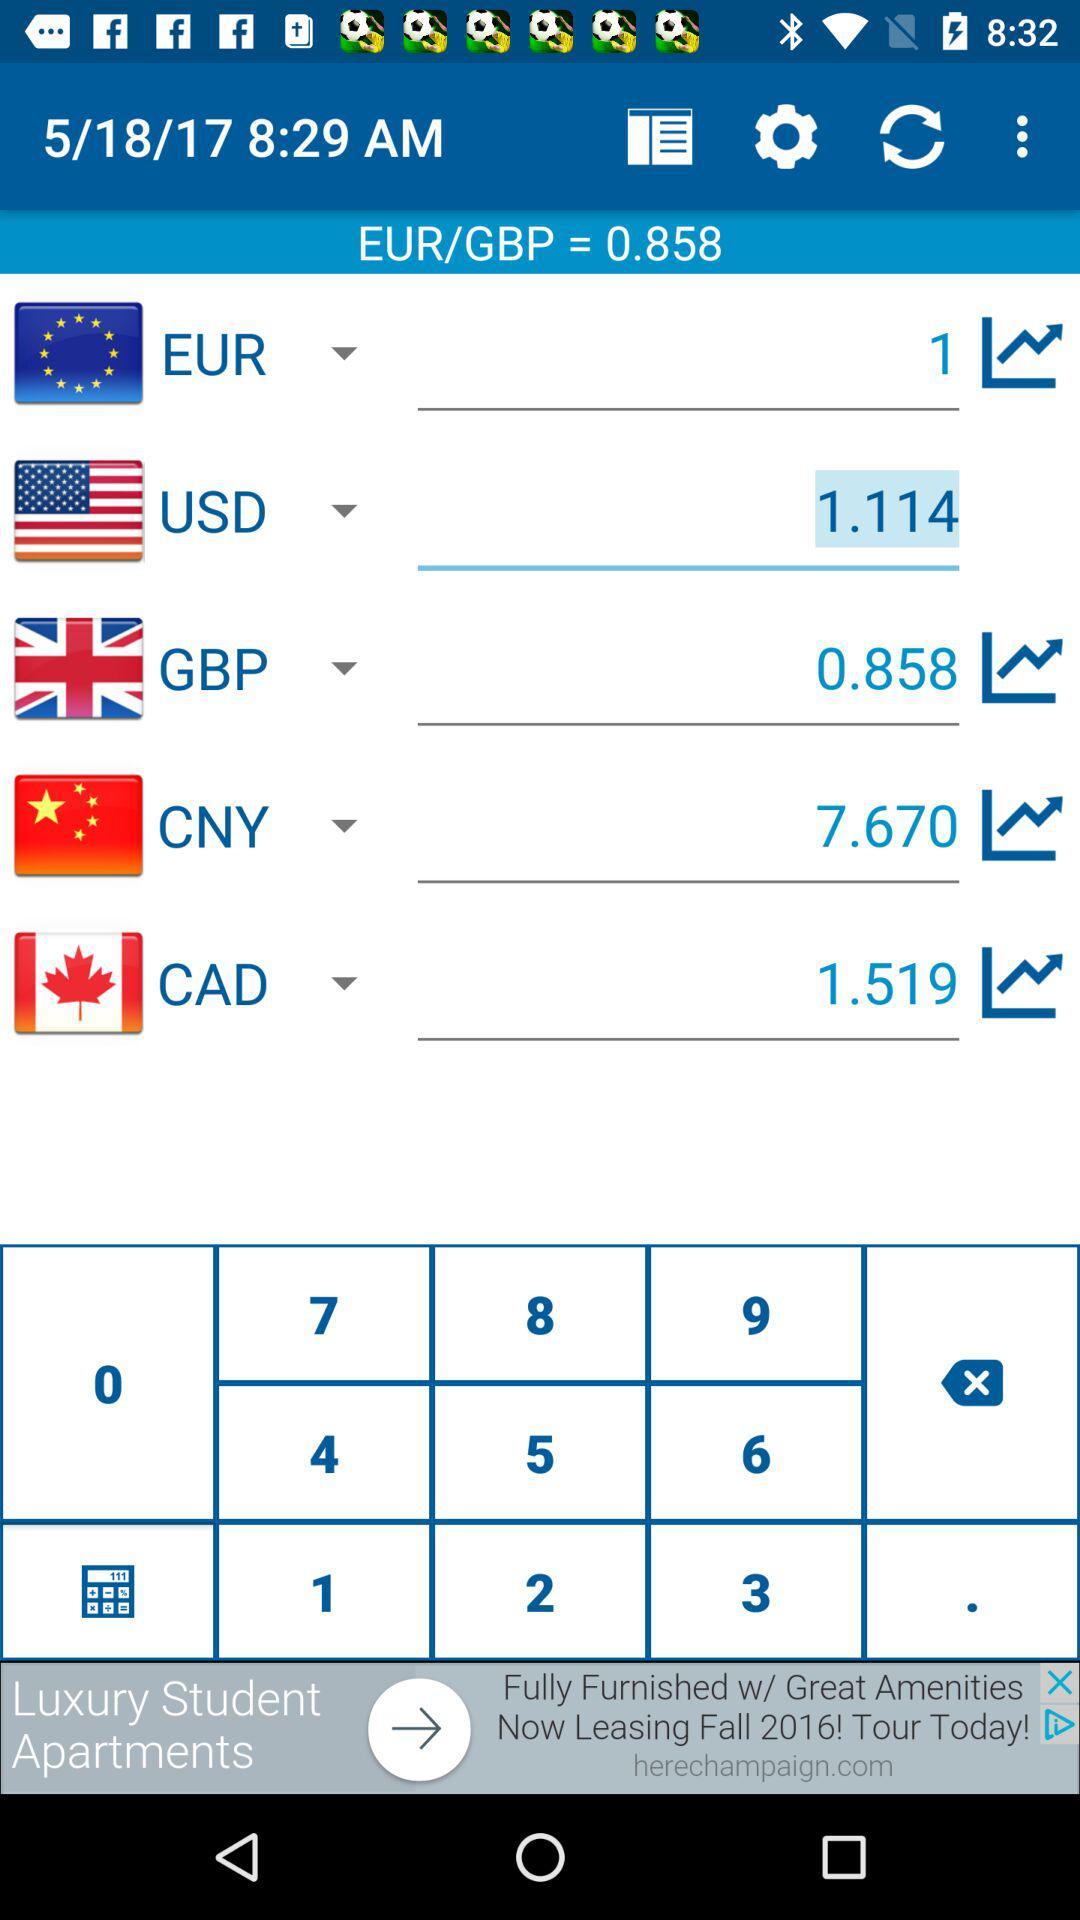 This screenshot has height=1920, width=1080. What do you see at coordinates (971, 1381) in the screenshot?
I see `delete number` at bounding box center [971, 1381].